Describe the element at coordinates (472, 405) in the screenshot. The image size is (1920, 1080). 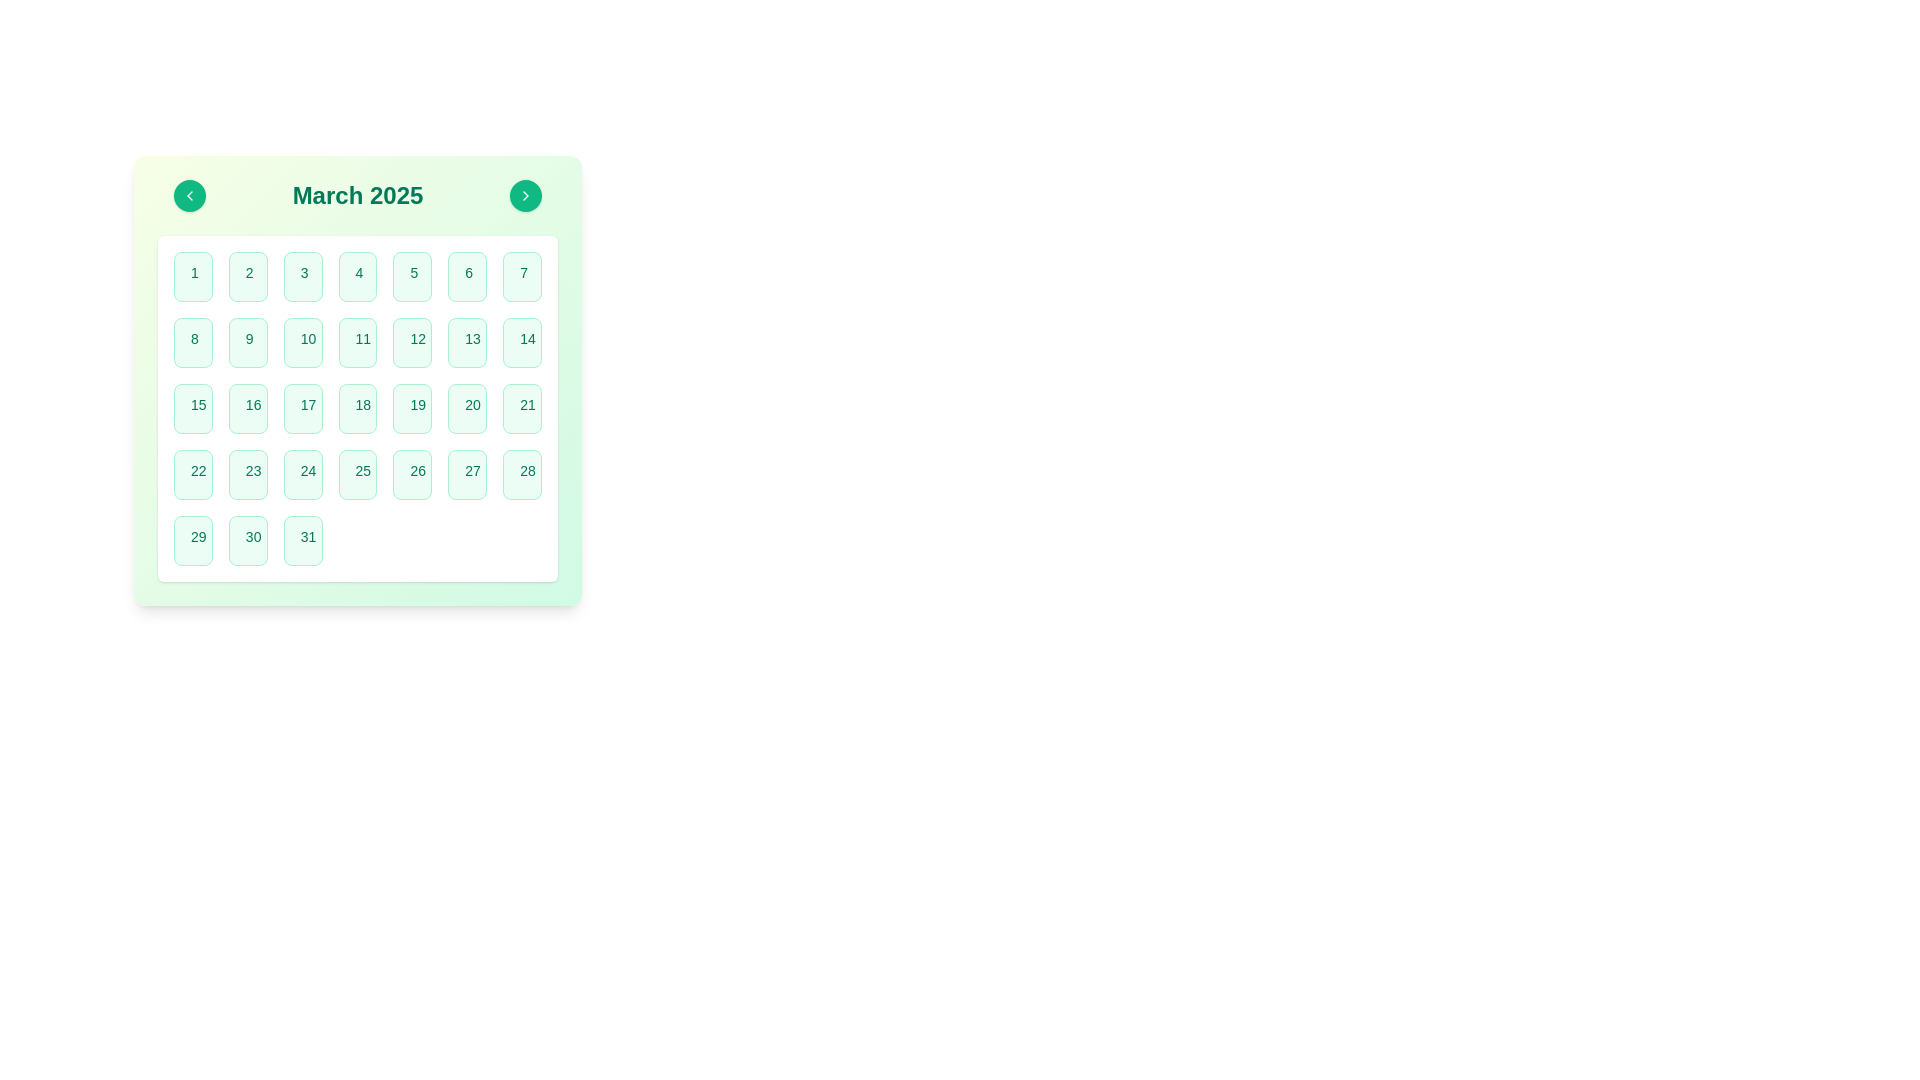
I see `the date displayed` at that location.